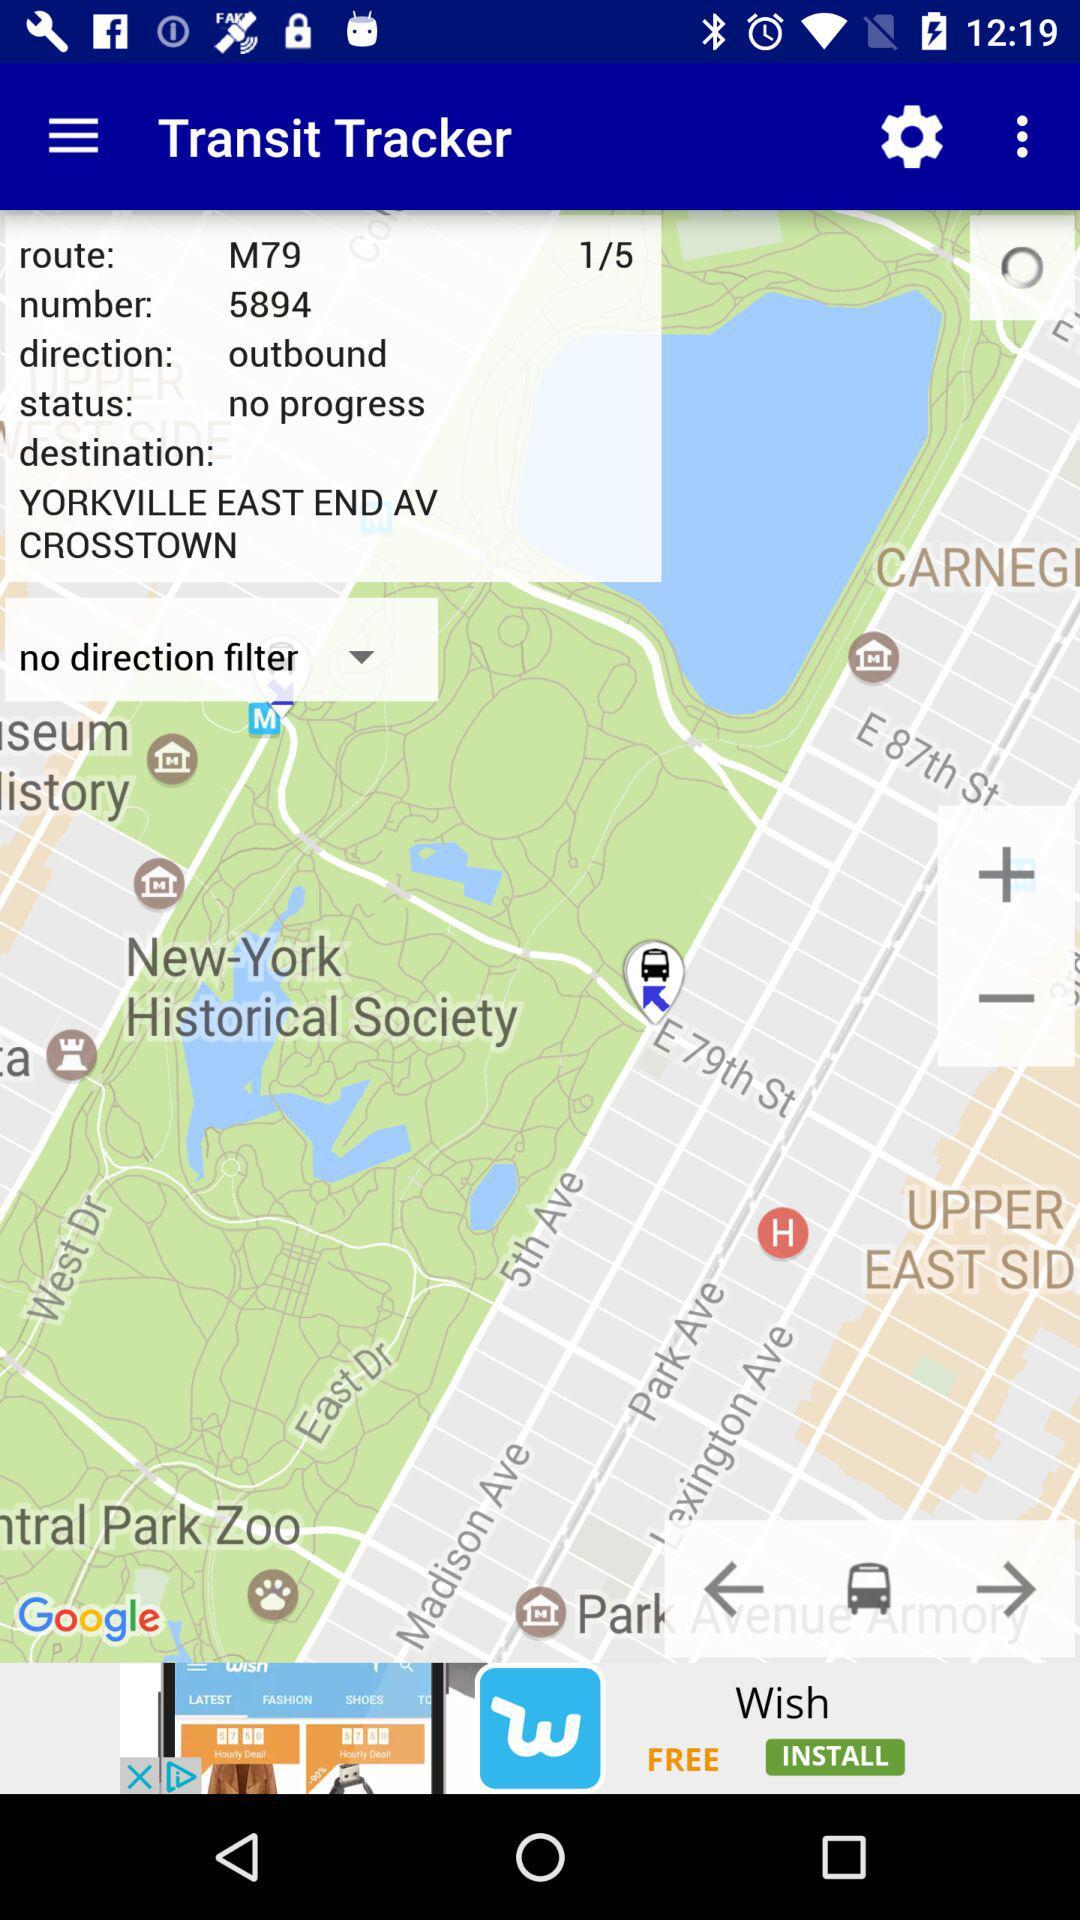  I want to click on previous button, so click(732, 1587).